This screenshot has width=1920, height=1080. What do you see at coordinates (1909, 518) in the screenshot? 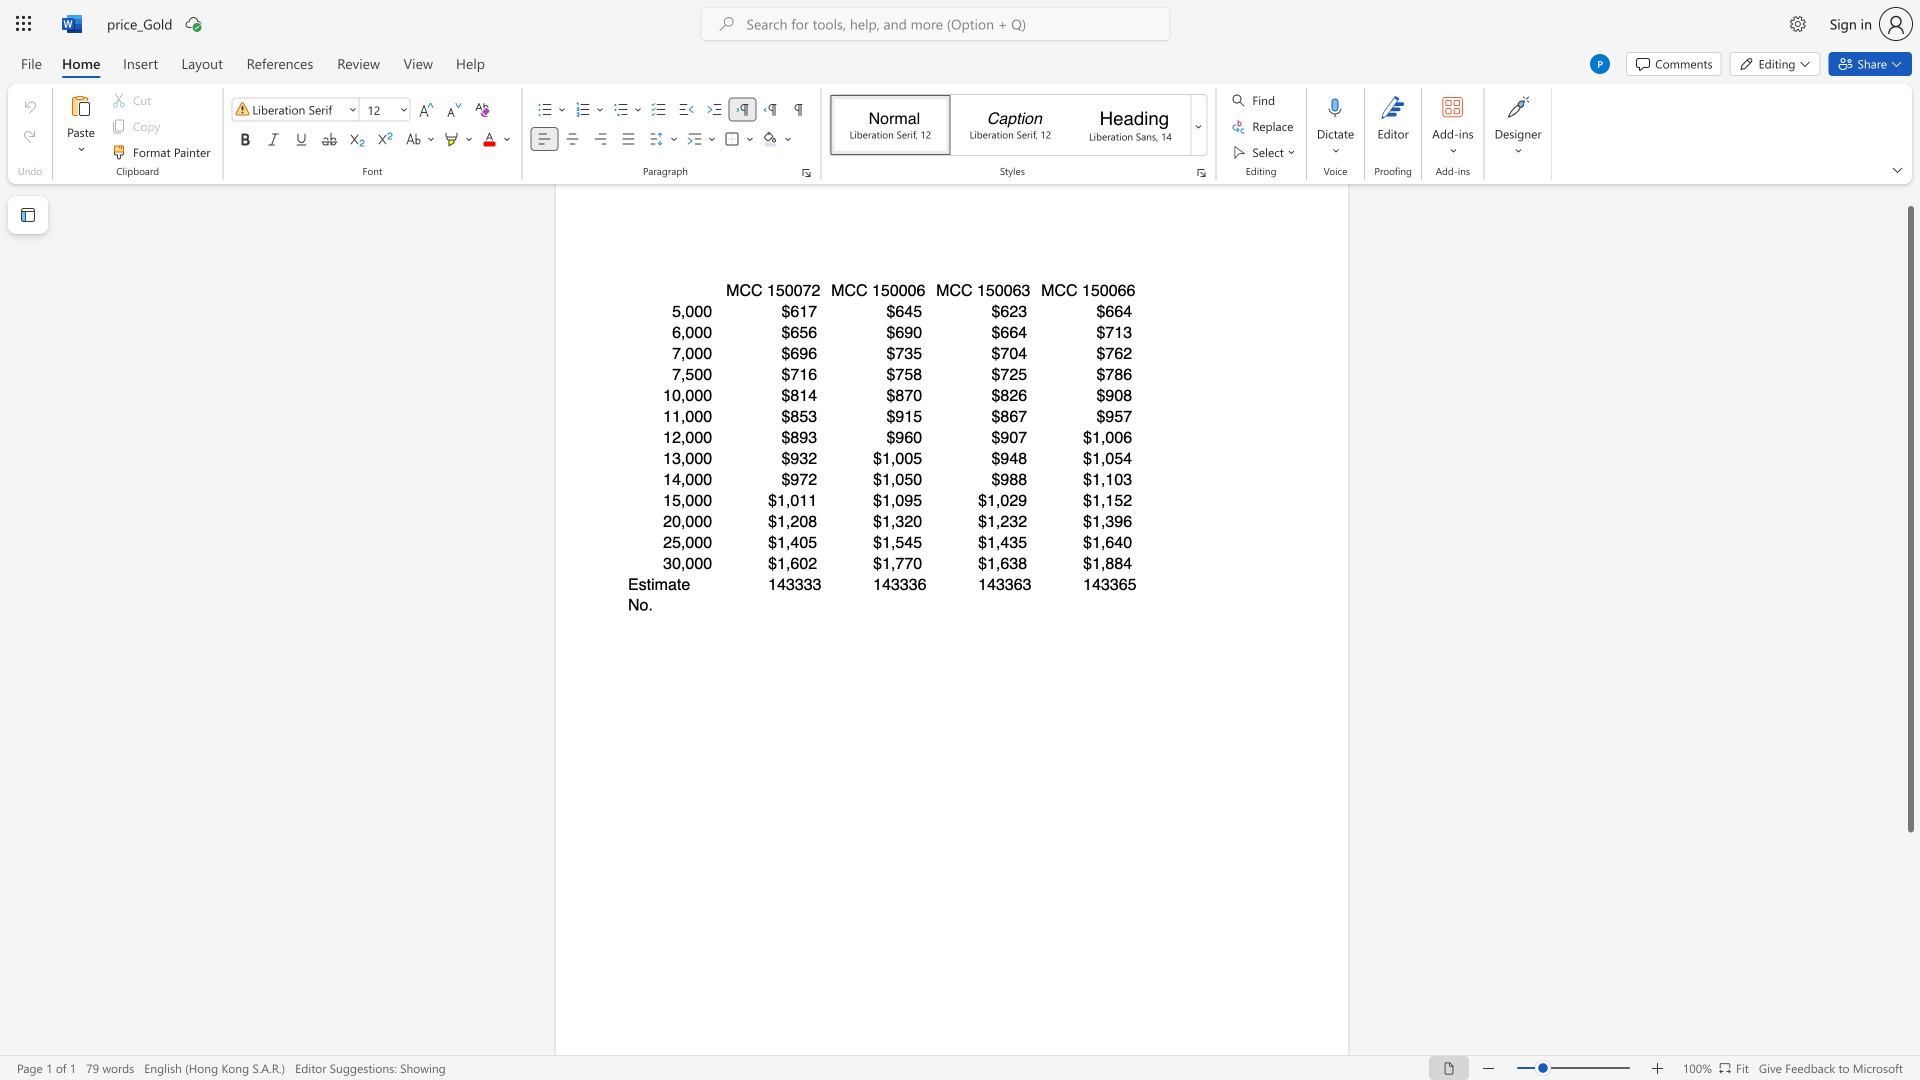
I see `the scrollbar and move up 10 pixels` at bounding box center [1909, 518].